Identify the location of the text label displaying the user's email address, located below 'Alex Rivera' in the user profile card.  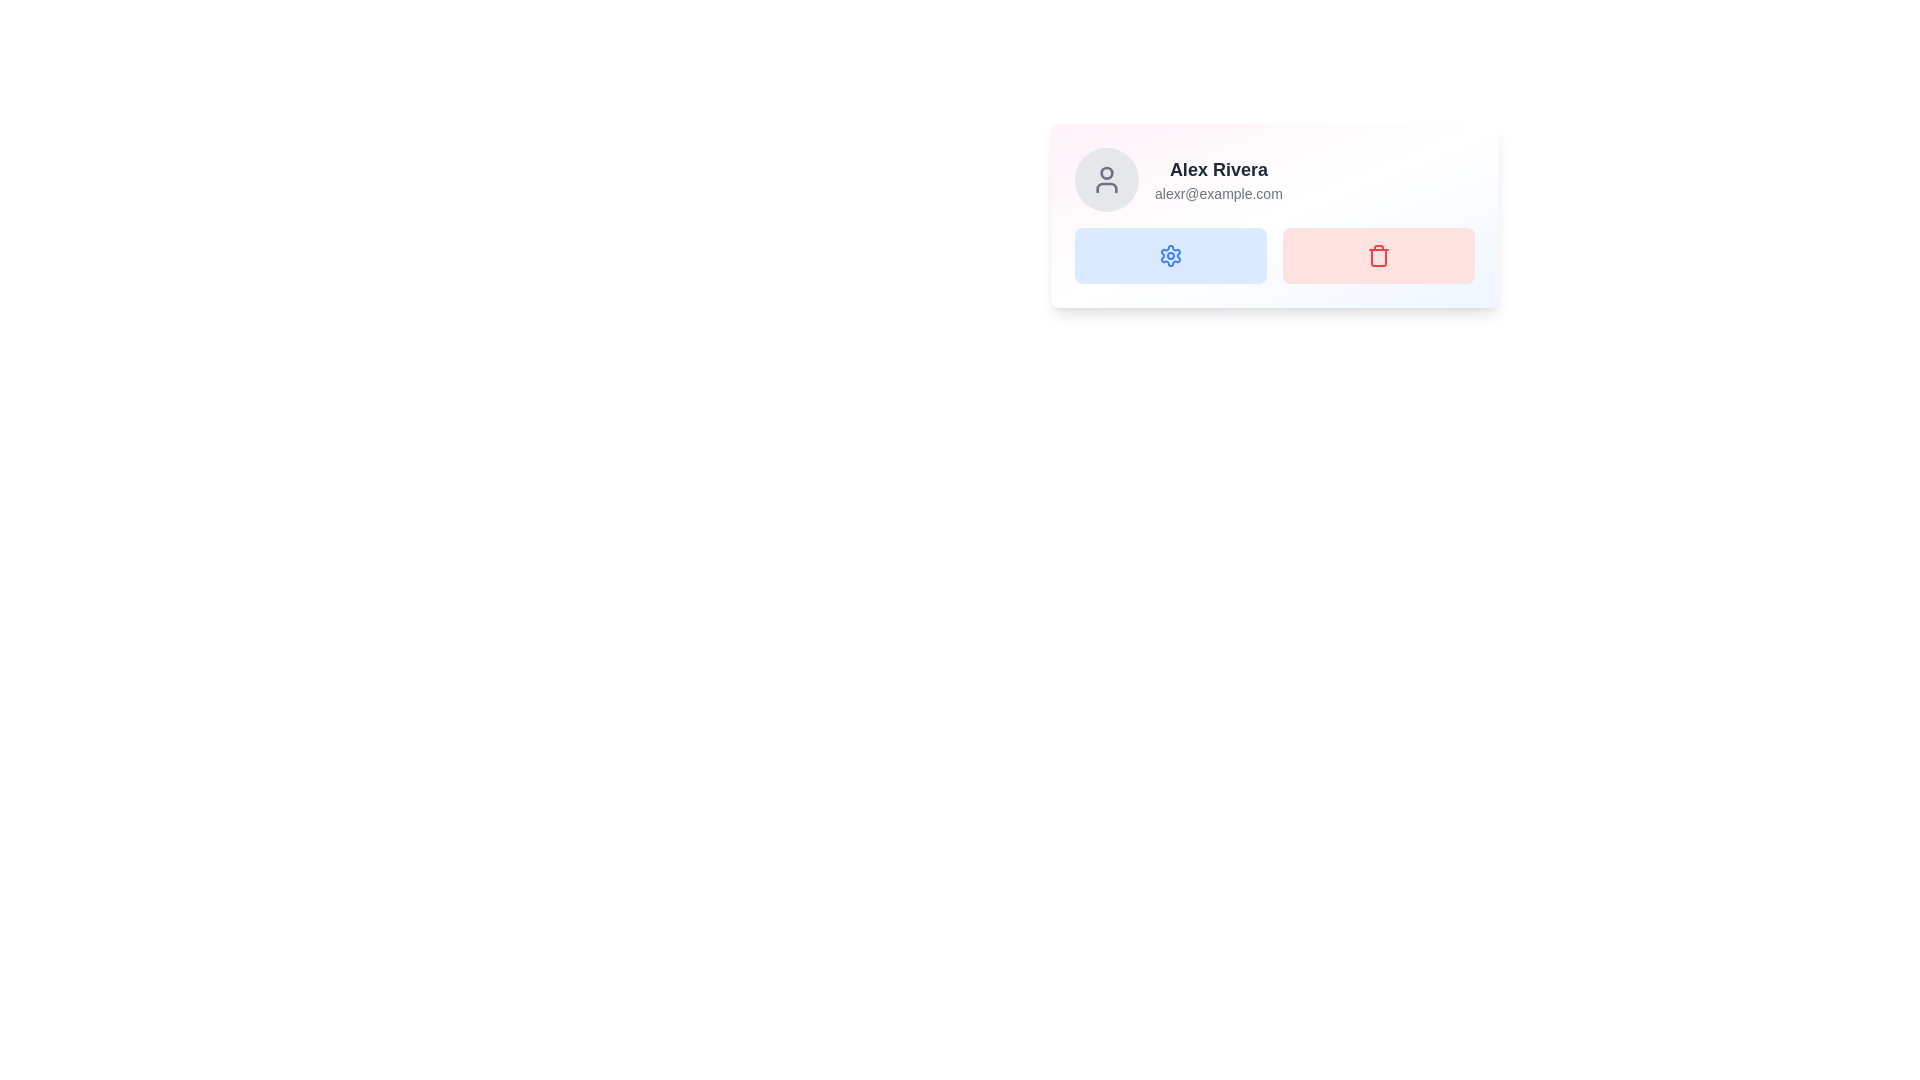
(1217, 193).